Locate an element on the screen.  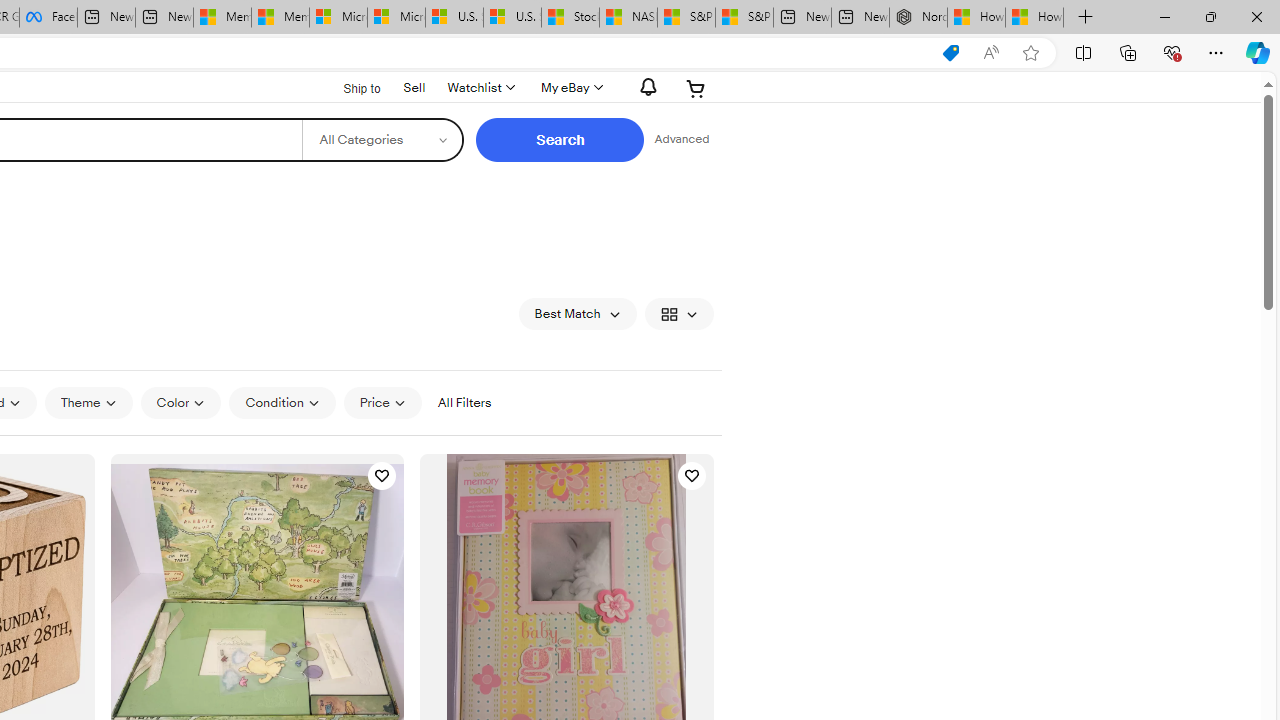
'Select a category for search' is located at coordinates (382, 139).